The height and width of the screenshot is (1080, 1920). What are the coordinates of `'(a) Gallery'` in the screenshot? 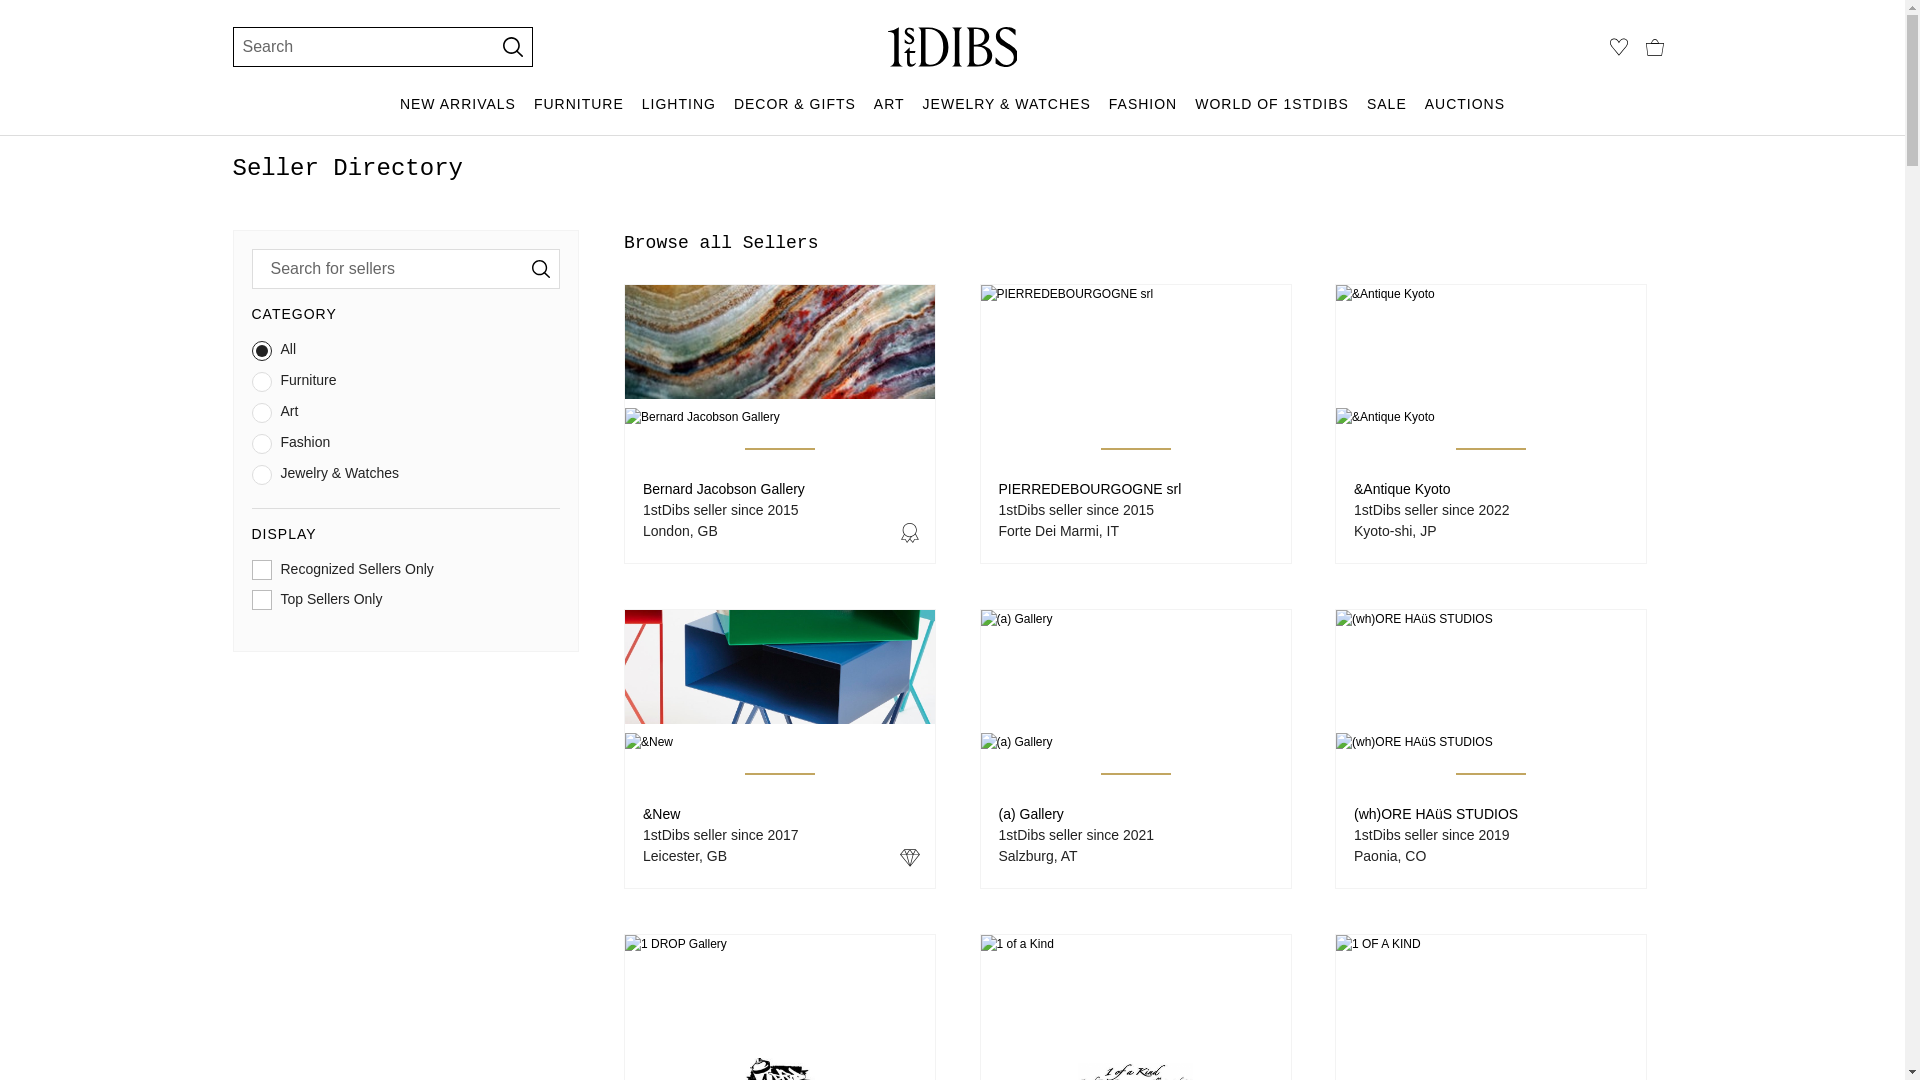 It's located at (1030, 813).